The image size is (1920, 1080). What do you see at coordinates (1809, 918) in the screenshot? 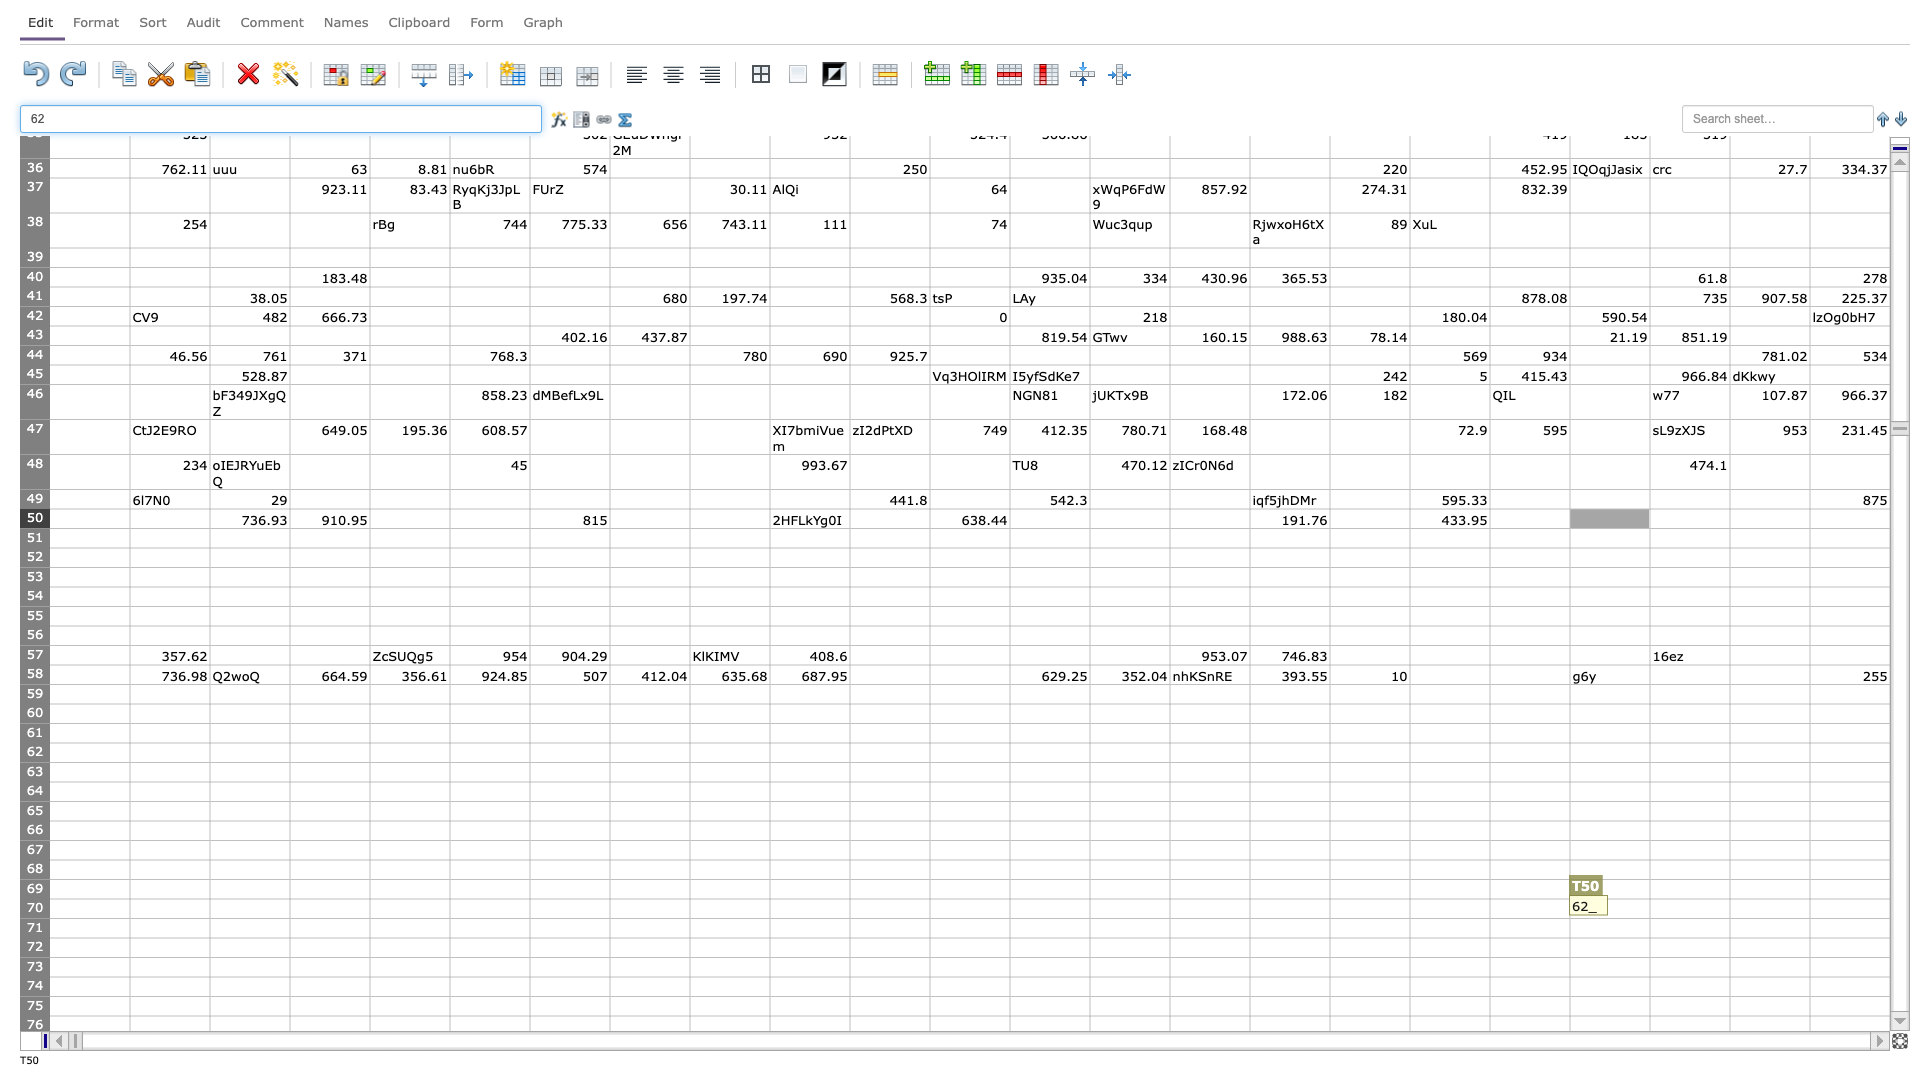
I see `bottom right corner of V70` at bounding box center [1809, 918].